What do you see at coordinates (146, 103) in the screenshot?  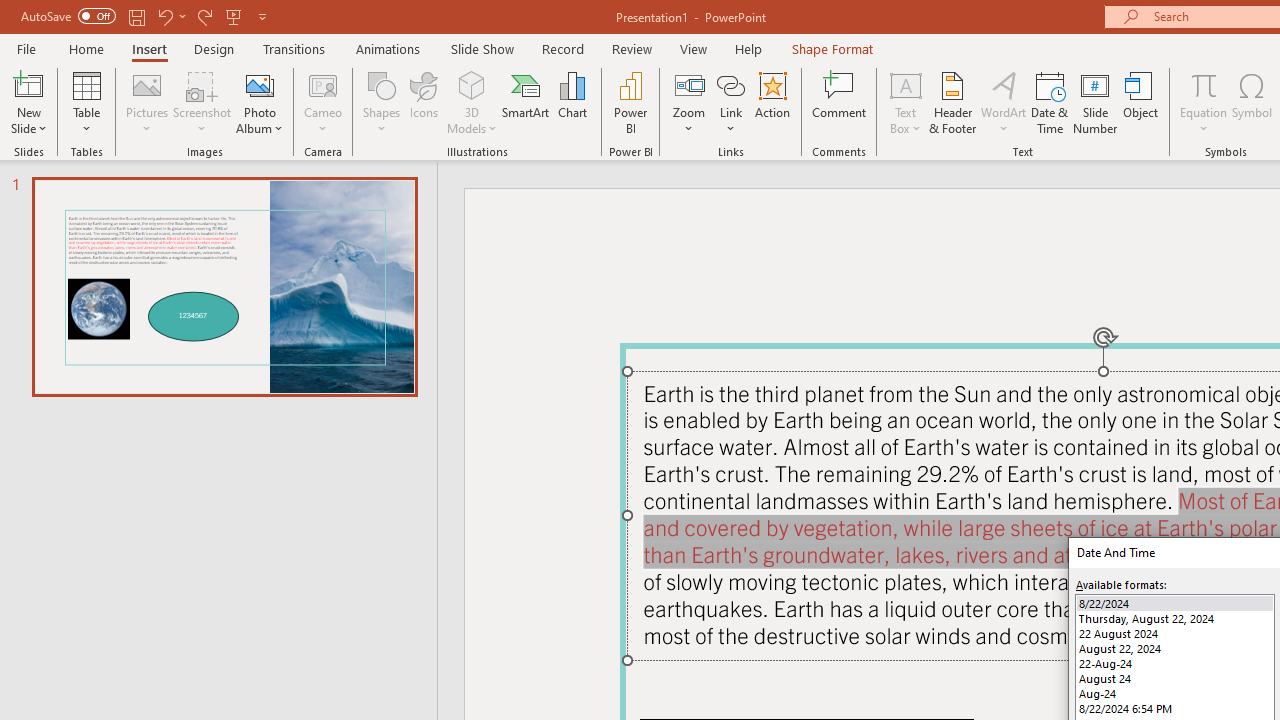 I see `'Pictures'` at bounding box center [146, 103].